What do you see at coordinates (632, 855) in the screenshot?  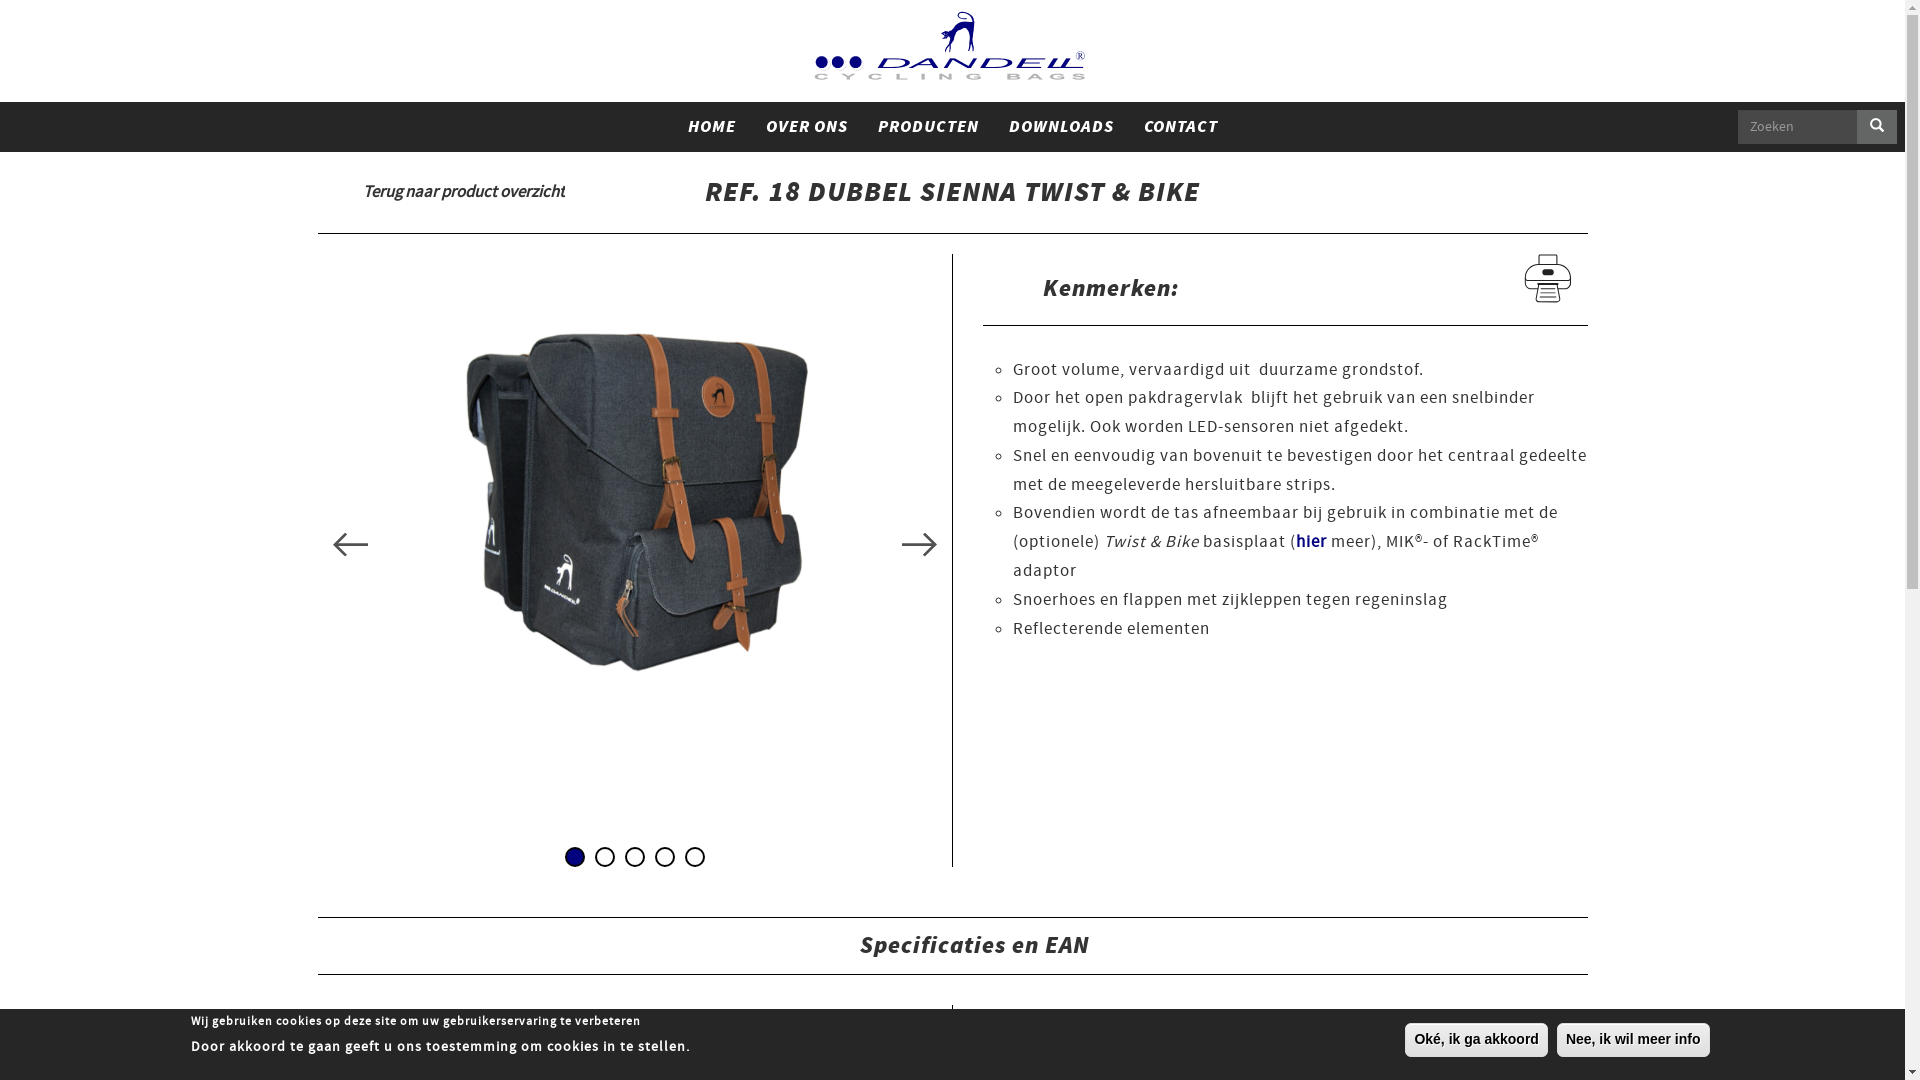 I see `'3'` at bounding box center [632, 855].